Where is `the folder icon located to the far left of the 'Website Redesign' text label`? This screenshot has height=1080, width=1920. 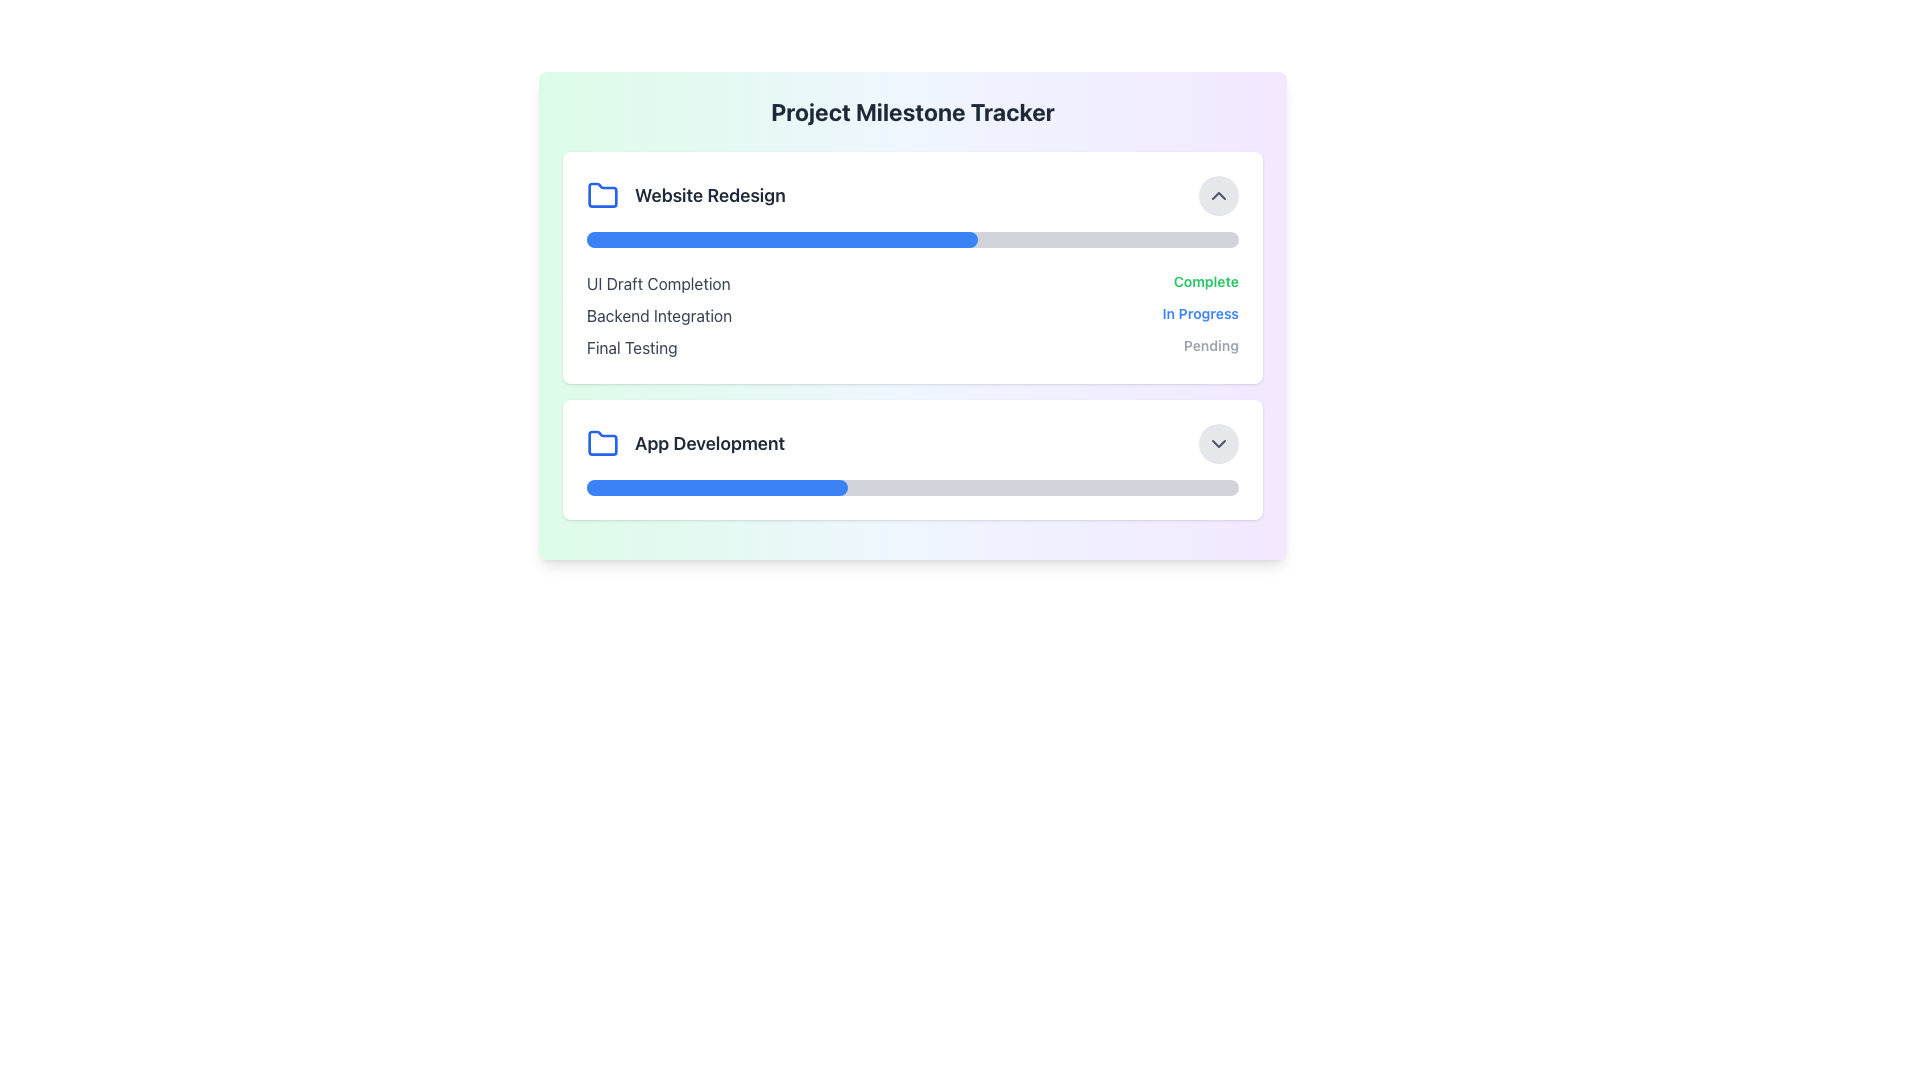
the folder icon located to the far left of the 'Website Redesign' text label is located at coordinates (602, 196).